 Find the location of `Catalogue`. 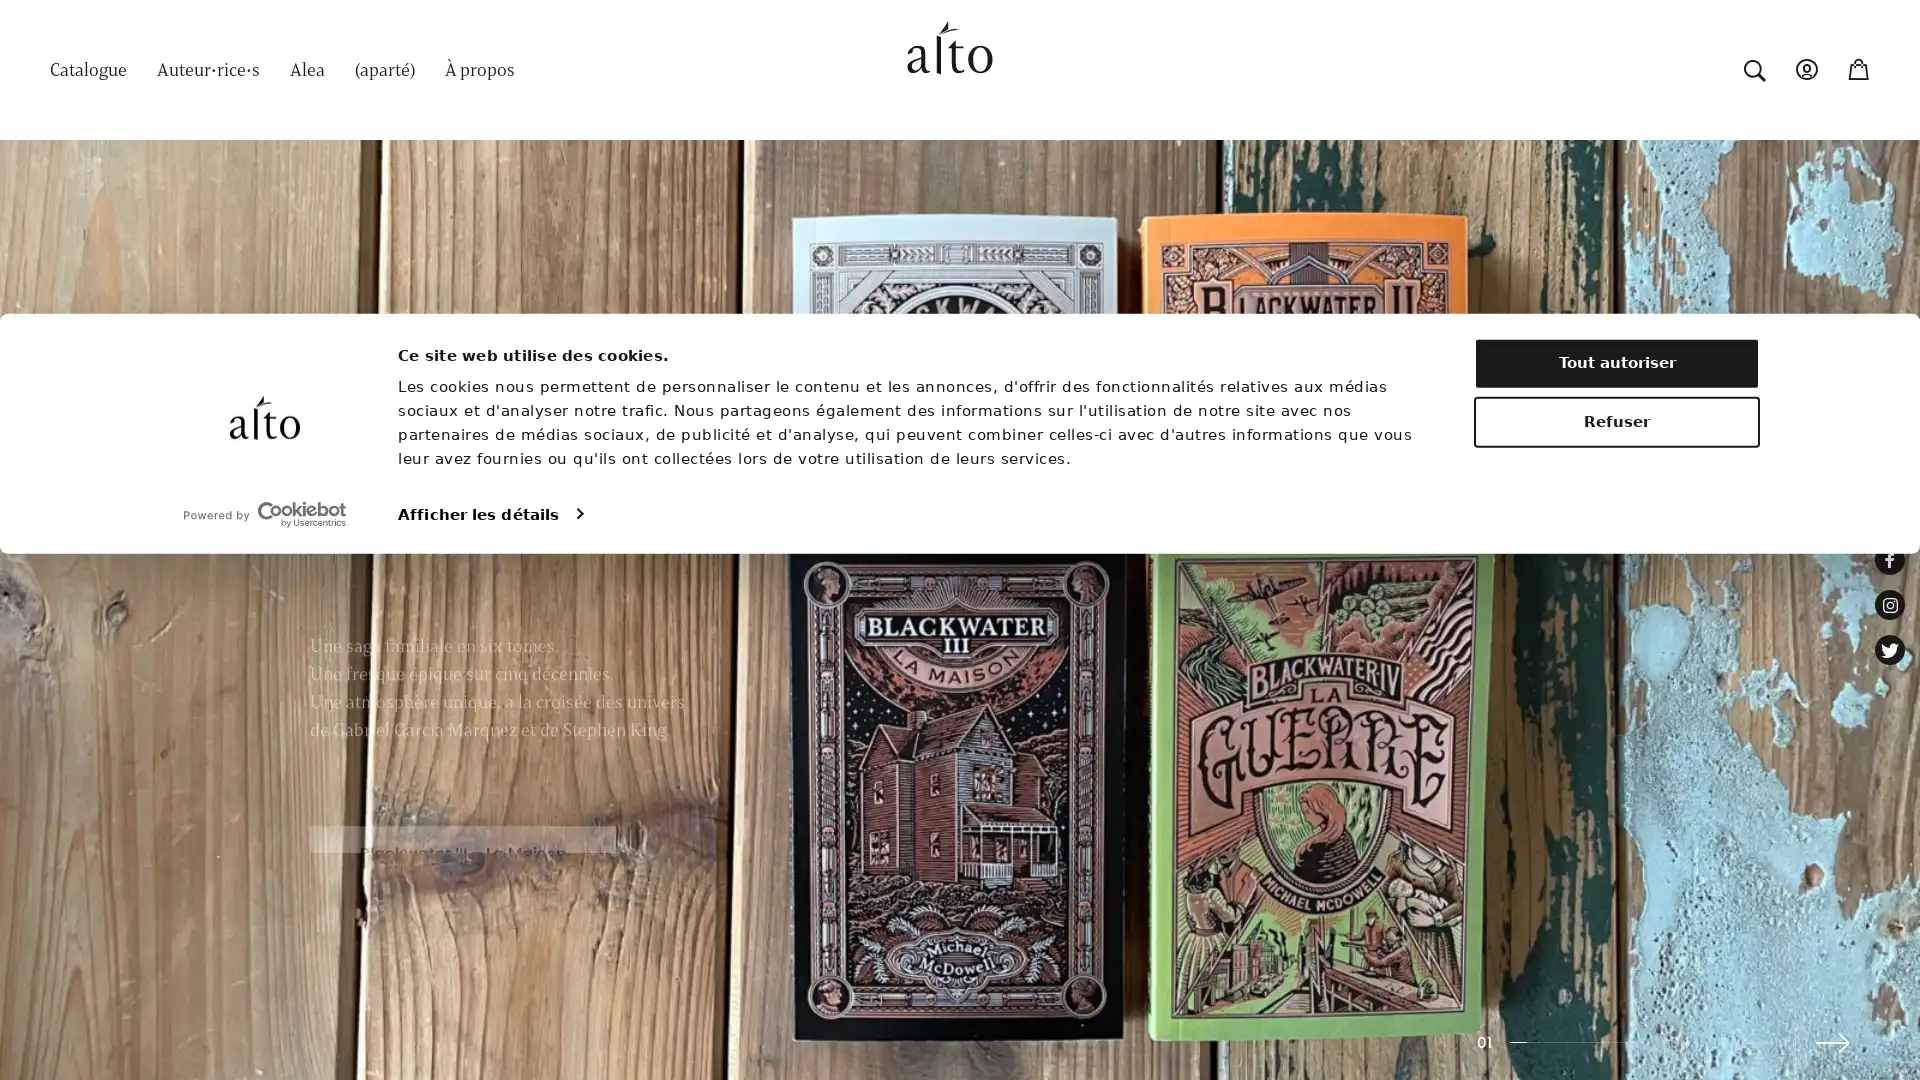

Catalogue is located at coordinates (87, 68).